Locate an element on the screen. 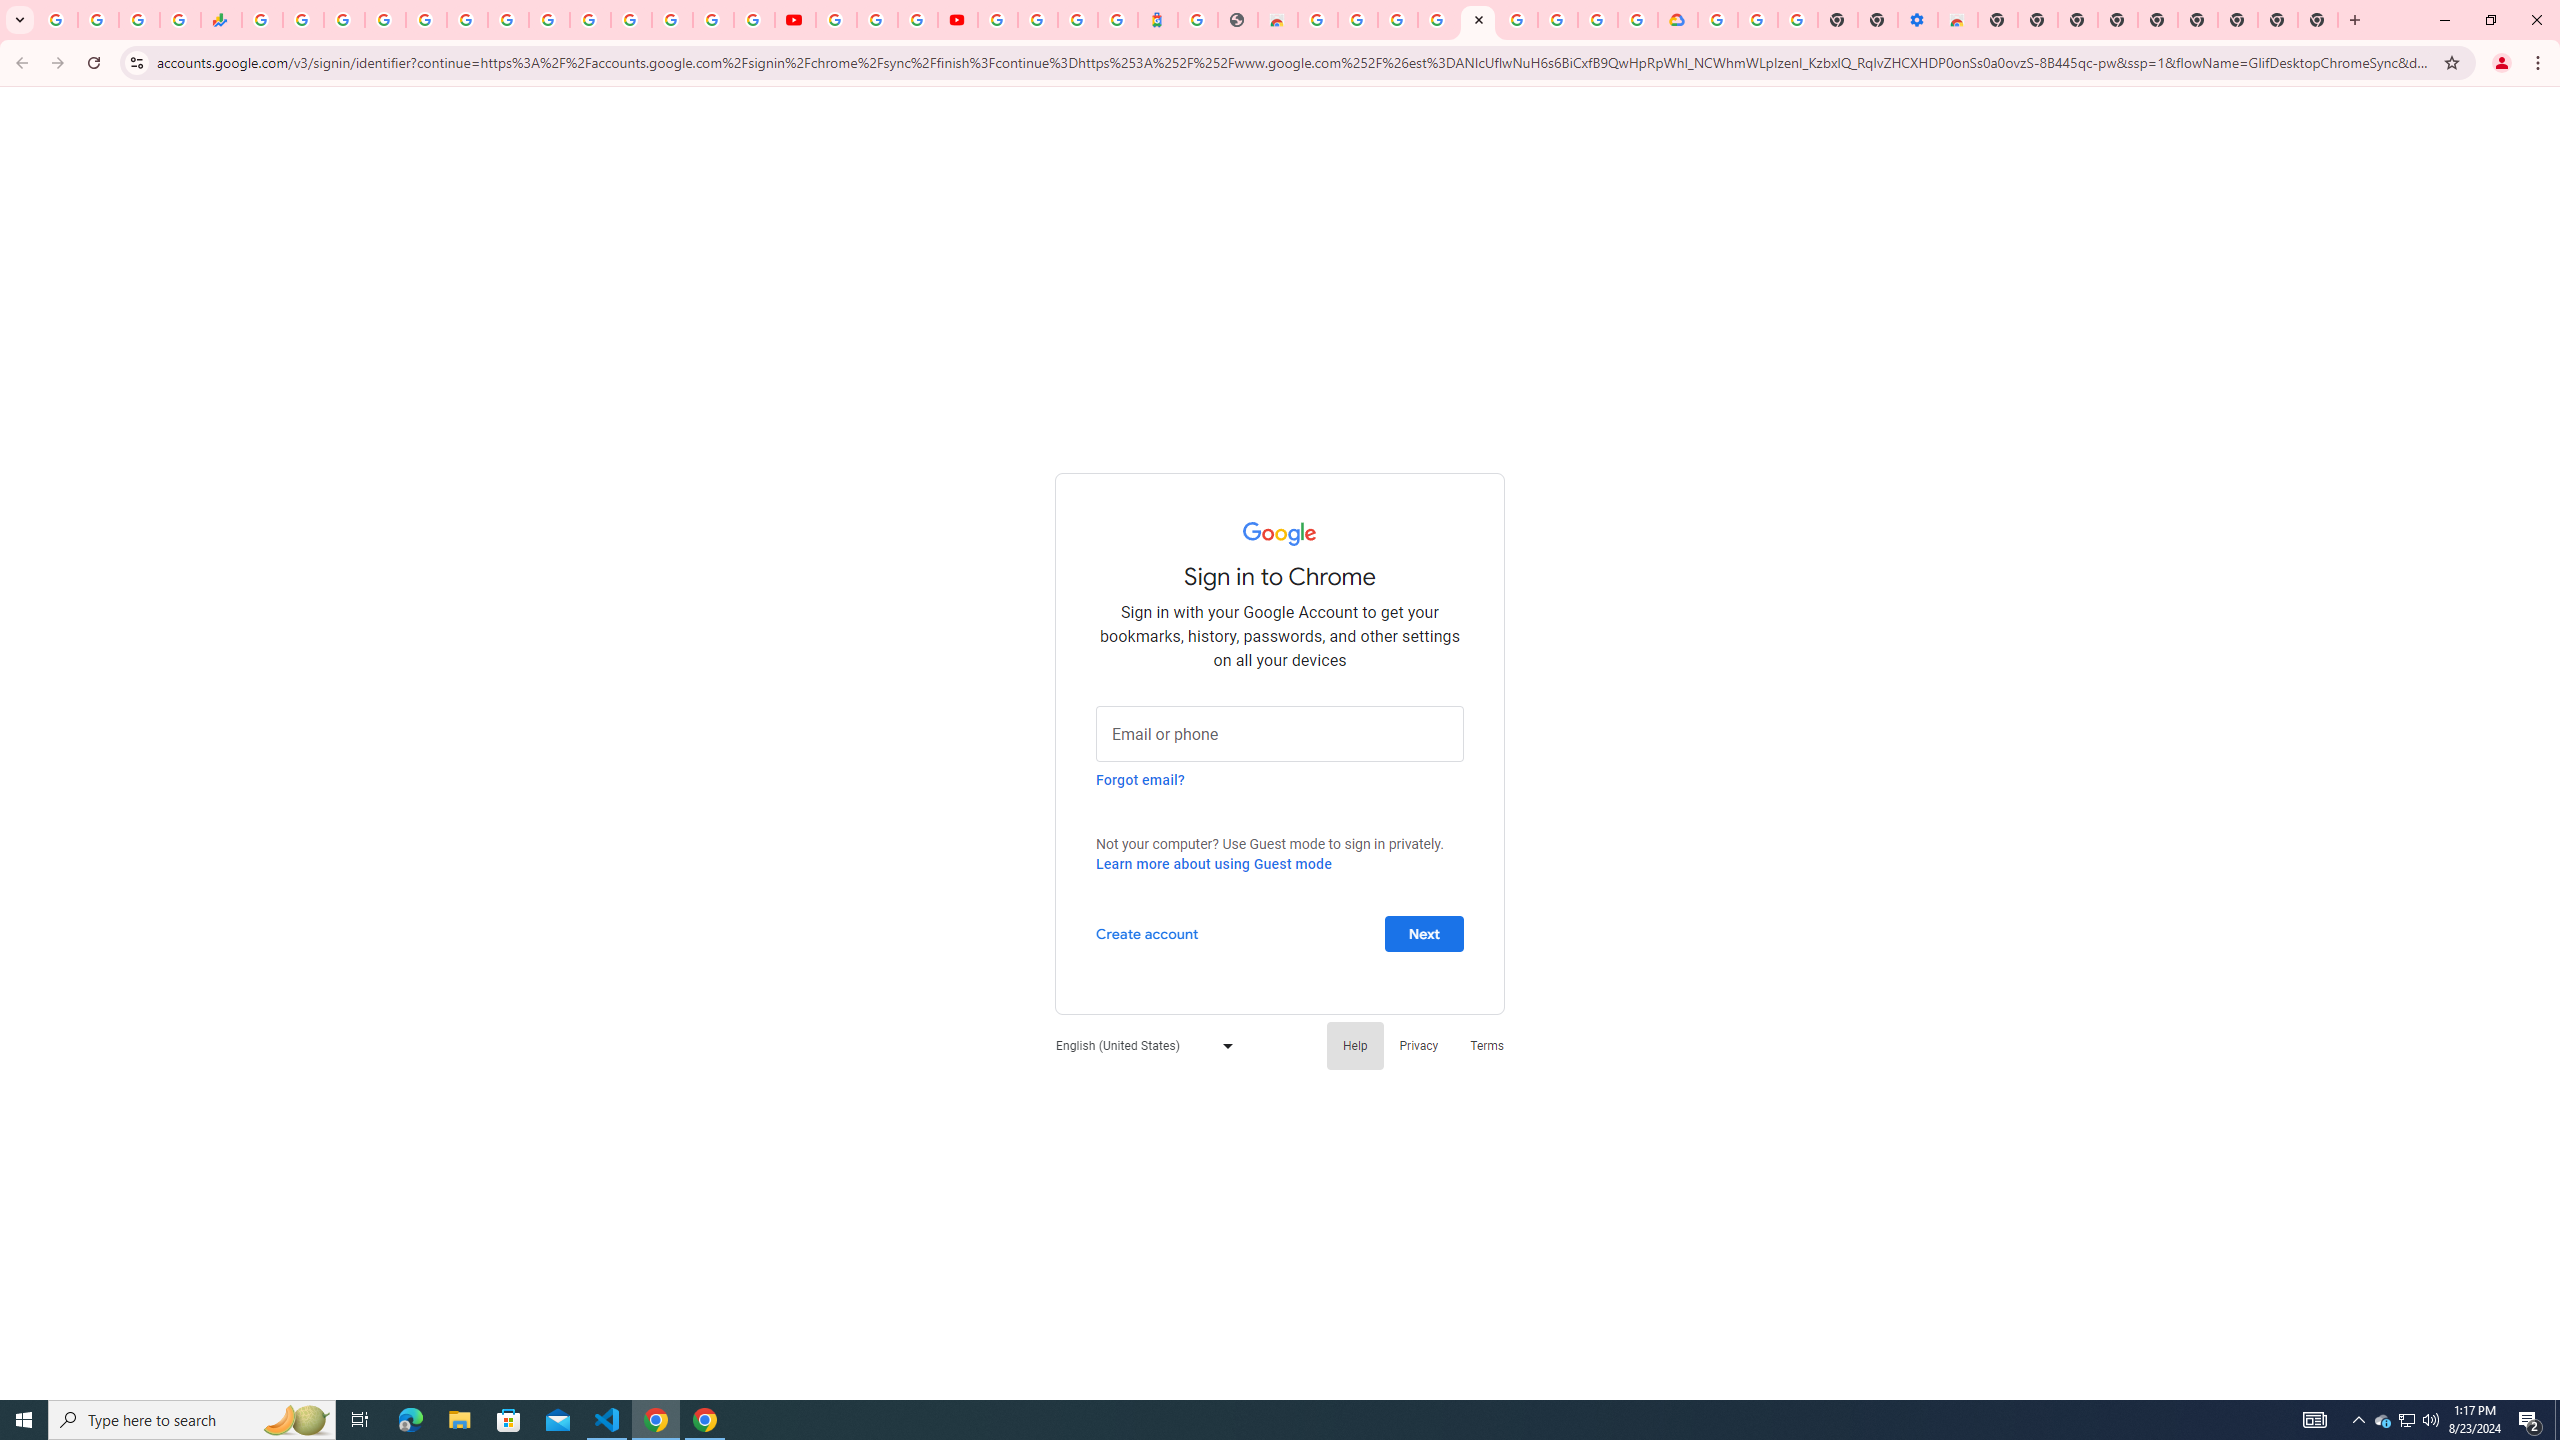 The image size is (2560, 1440). 'English (United States)' is located at coordinates (1138, 1045).